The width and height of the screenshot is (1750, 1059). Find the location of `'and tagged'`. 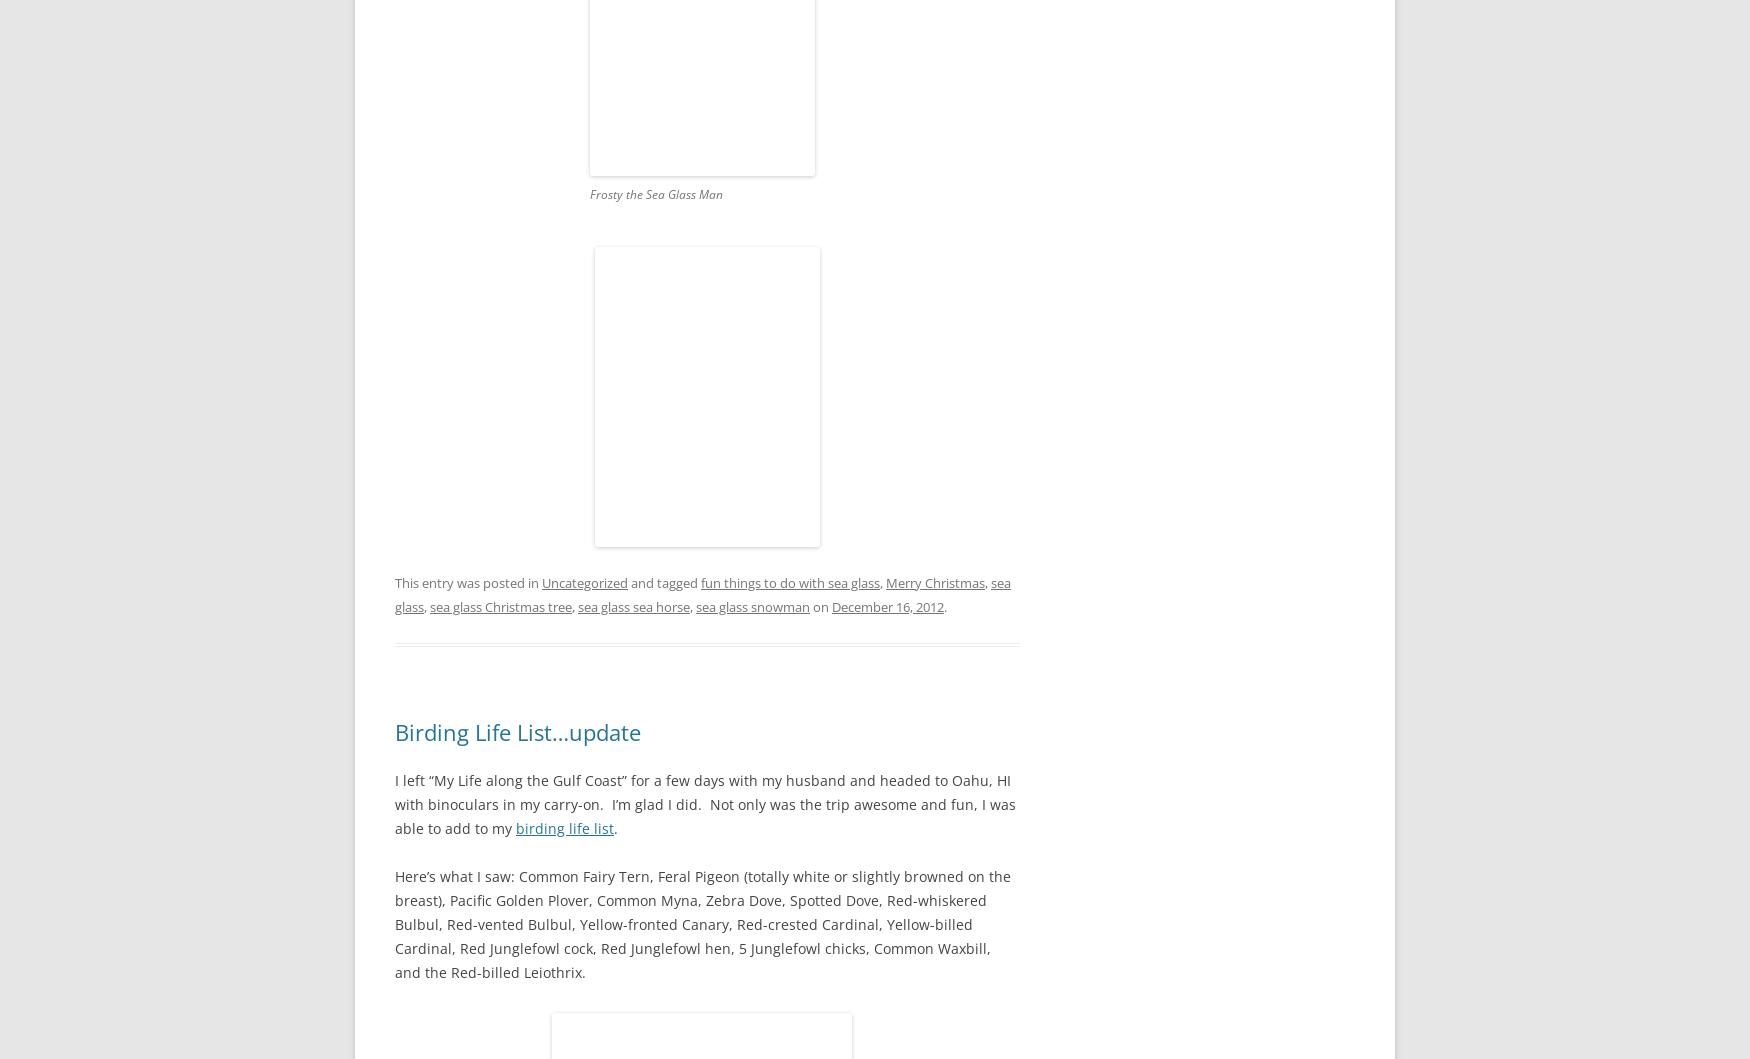

'and tagged' is located at coordinates (663, 581).